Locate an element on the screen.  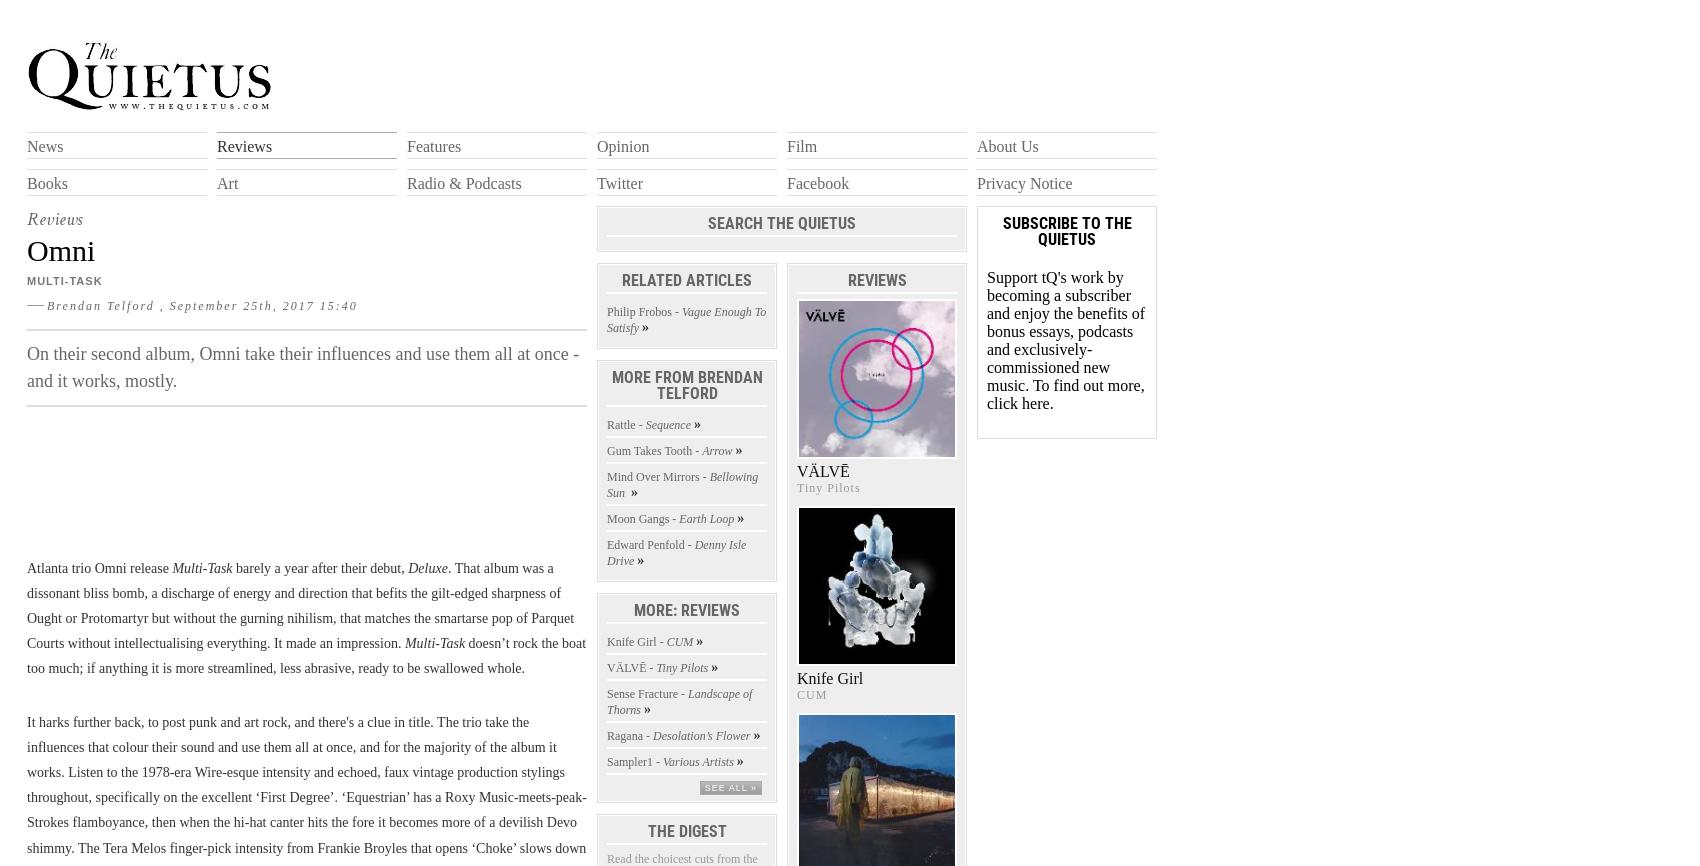
'Sampler1 -' is located at coordinates (633, 760).